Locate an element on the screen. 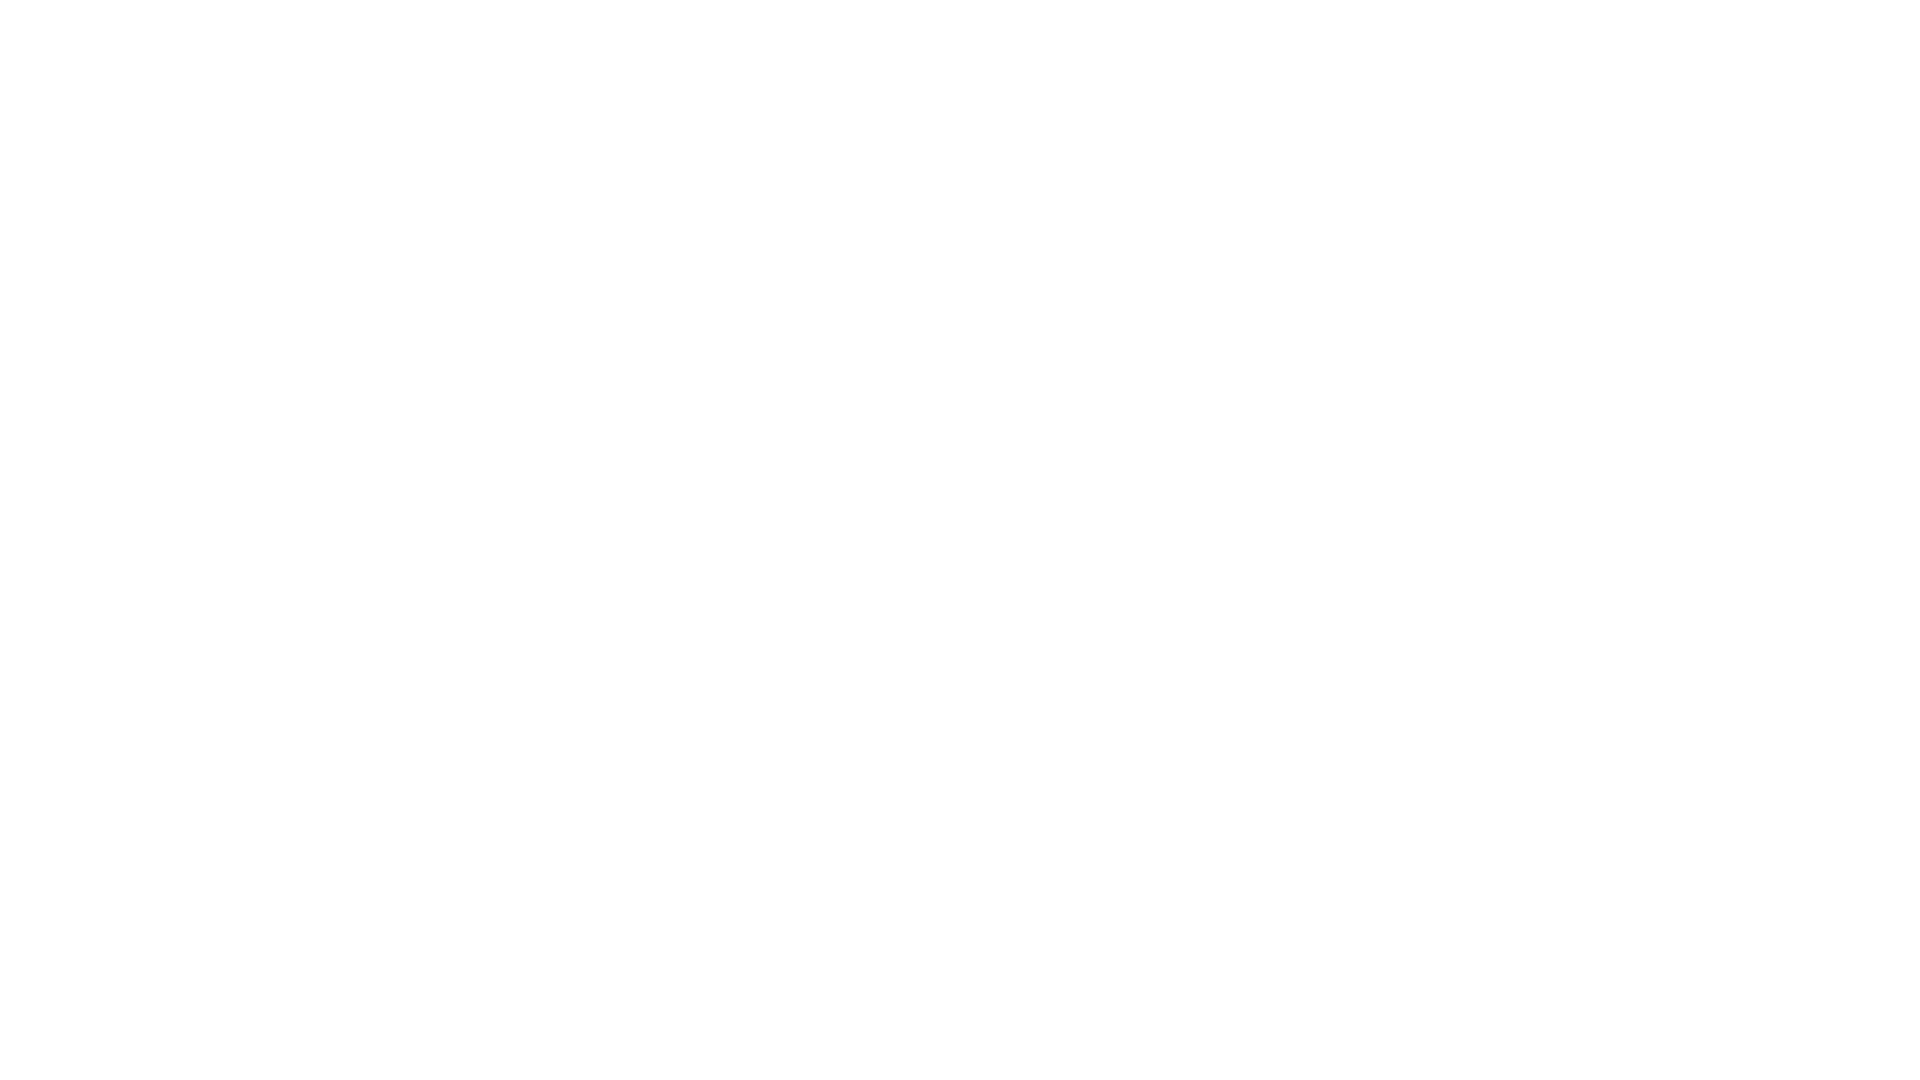 The width and height of the screenshot is (1920, 1080). Industries is located at coordinates (497, 27).